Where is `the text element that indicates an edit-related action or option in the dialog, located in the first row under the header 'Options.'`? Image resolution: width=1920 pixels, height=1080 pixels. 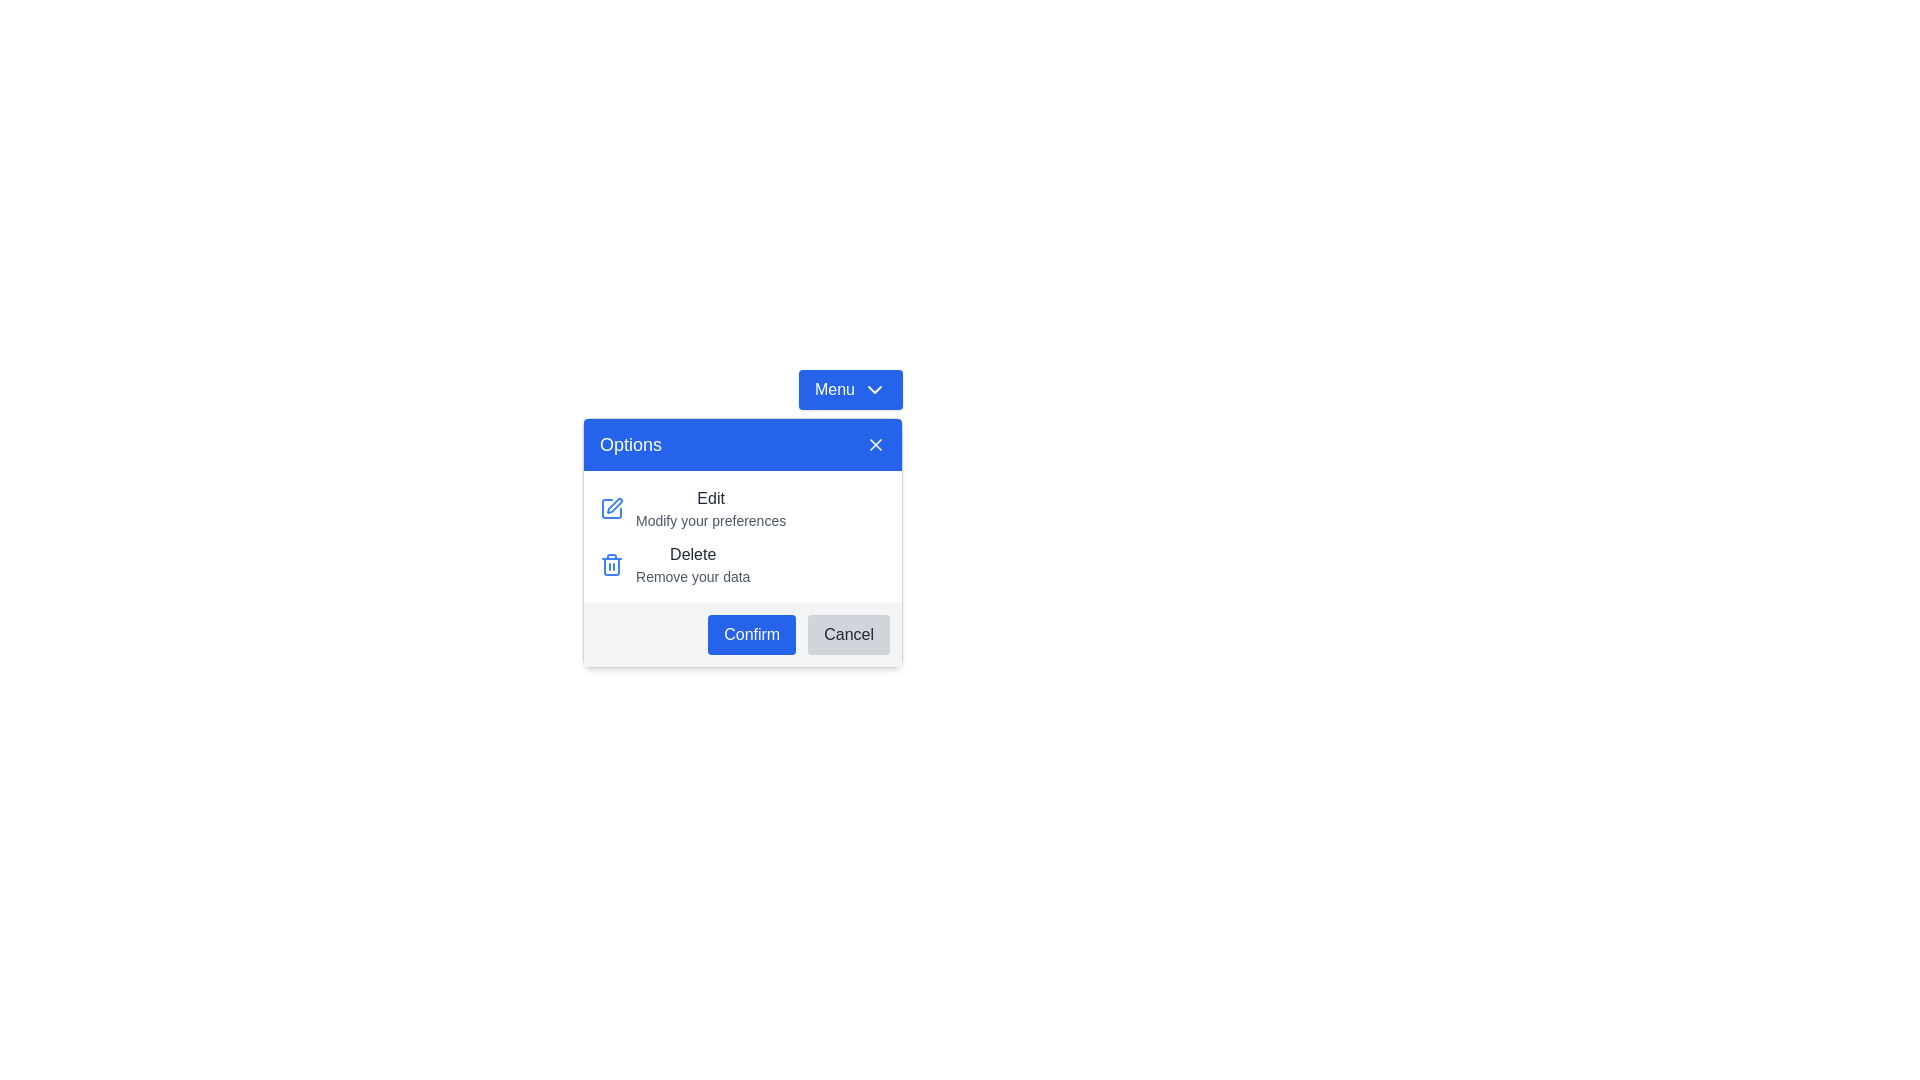 the text element that indicates an edit-related action or option in the dialog, located in the first row under the header 'Options.' is located at coordinates (711, 497).